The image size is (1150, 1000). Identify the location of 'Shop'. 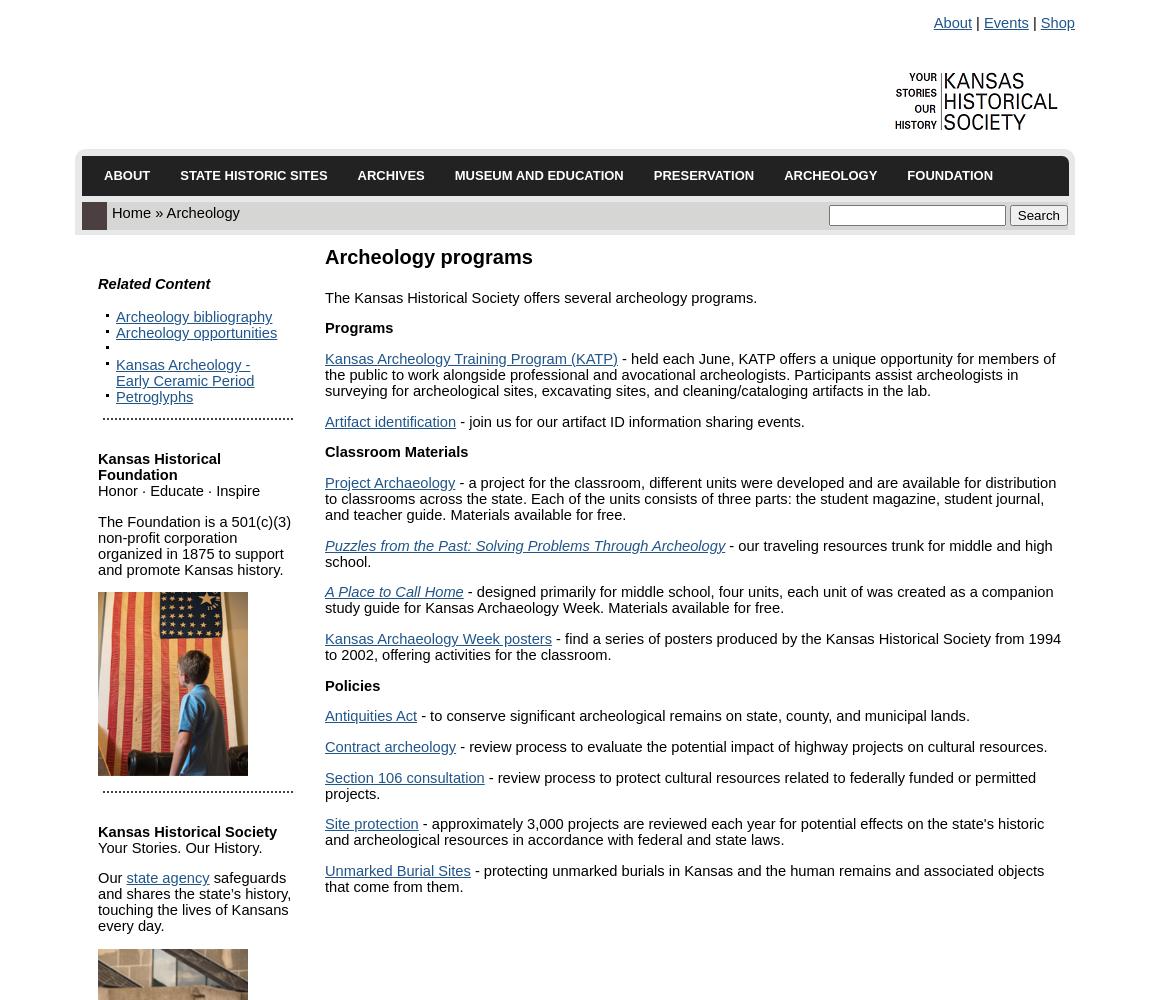
(1057, 22).